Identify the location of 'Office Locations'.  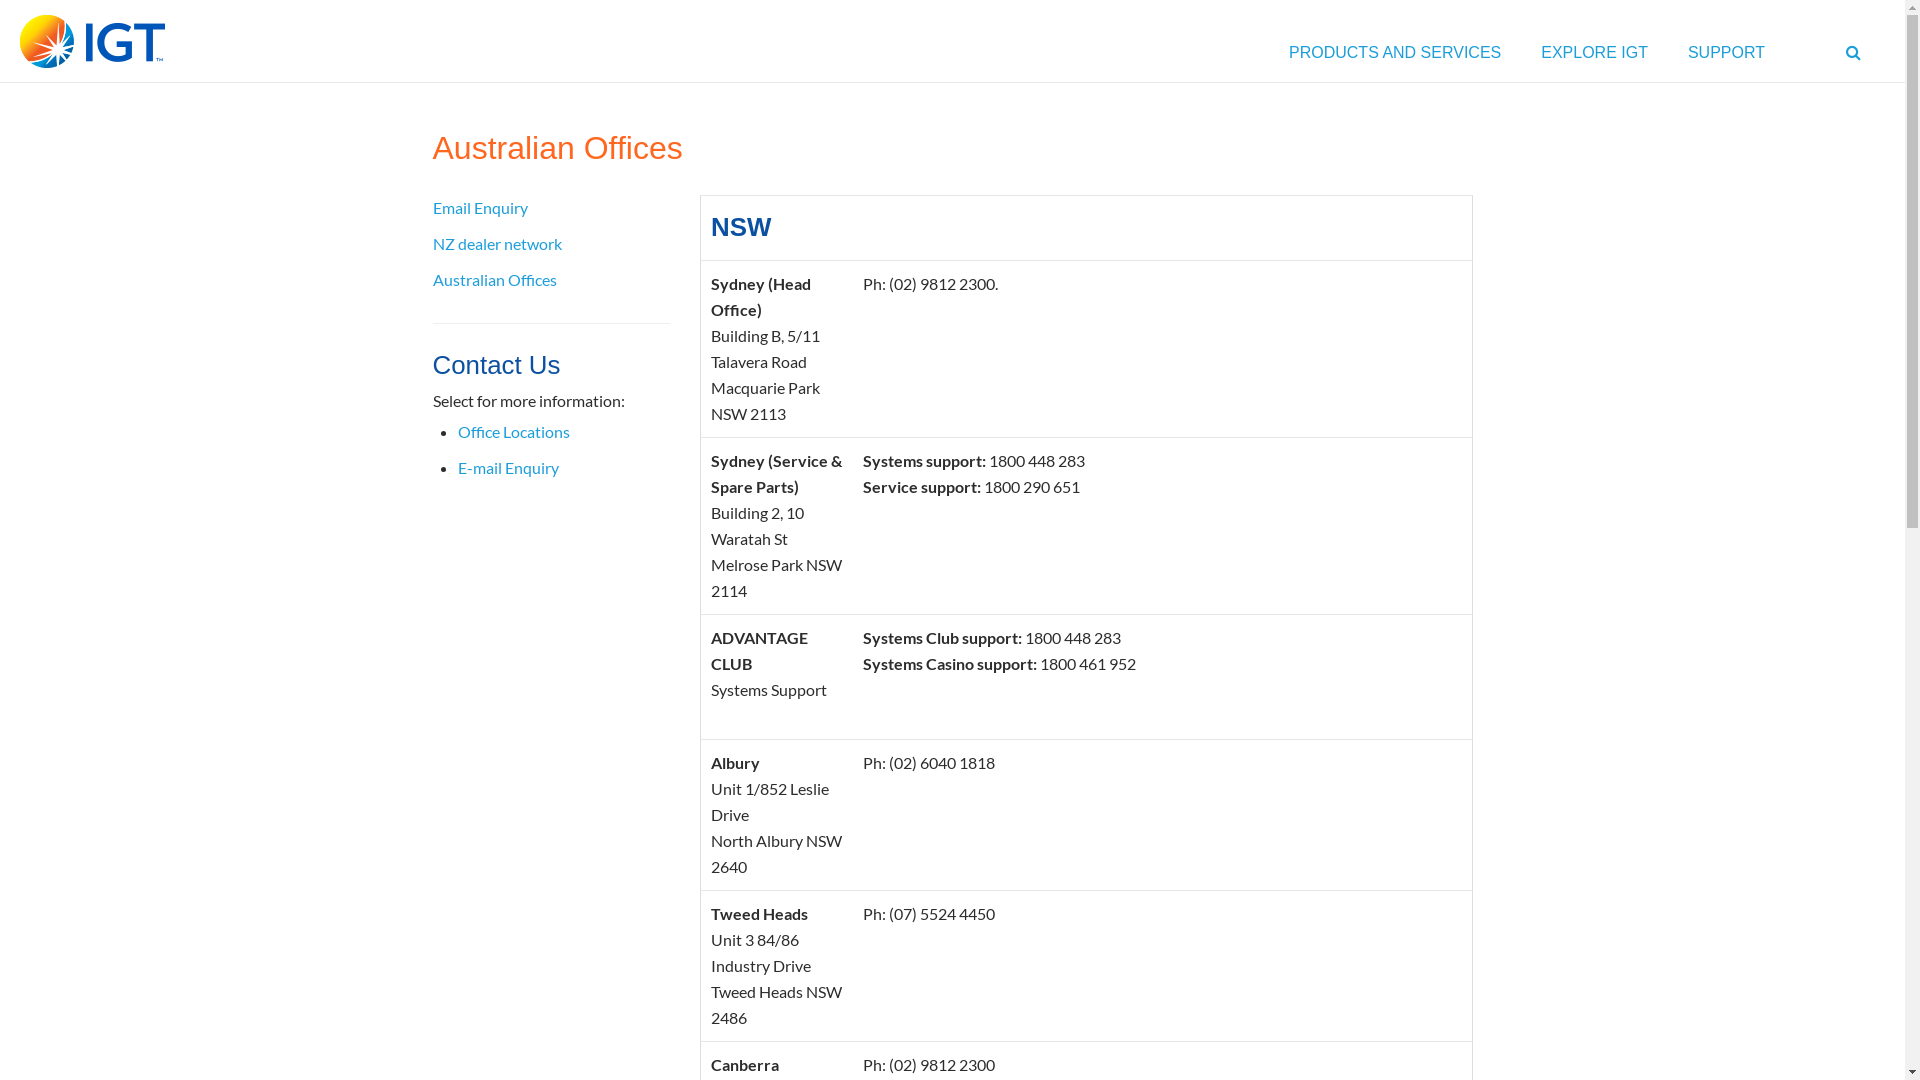
(513, 430).